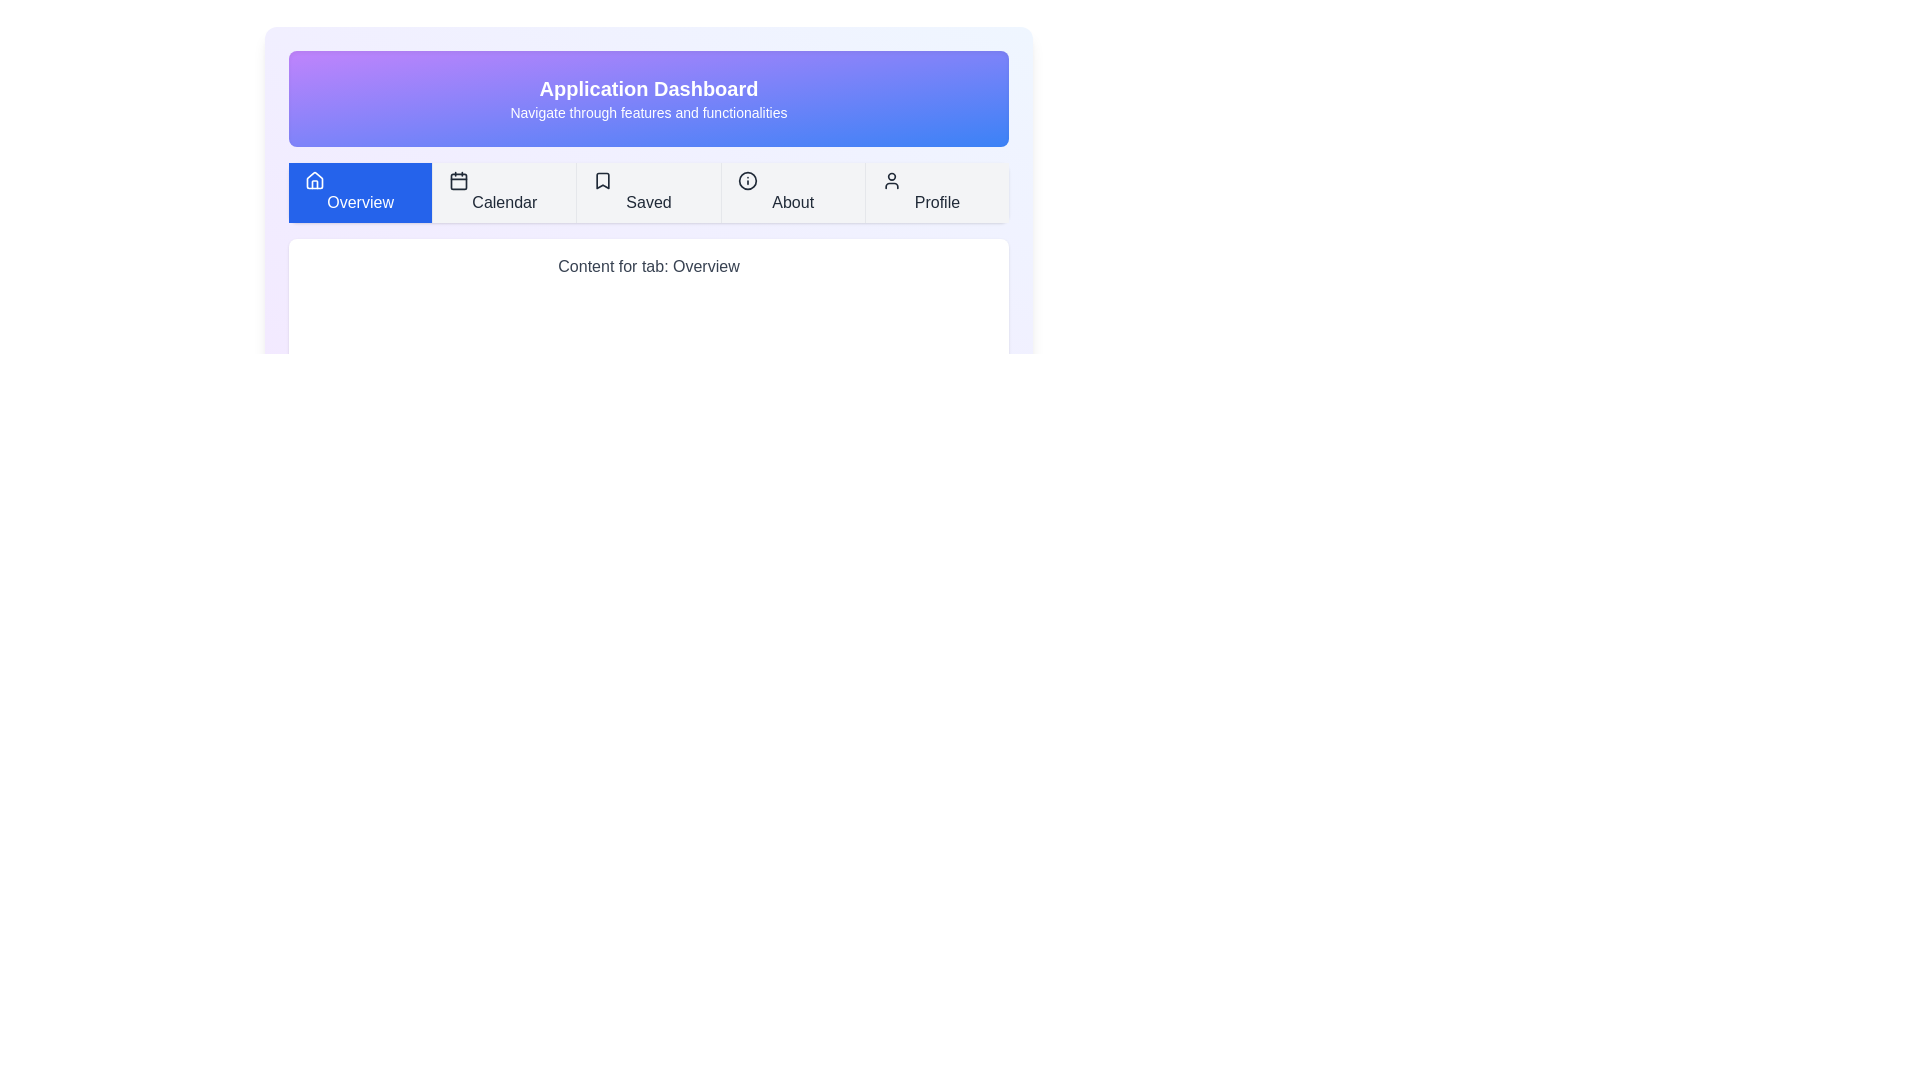 The image size is (1920, 1080). I want to click on the calendar icon, which is styled with a rounded design, white fill, and black stroke lines, located within the 'Calendar' tab button in the top navigation bar, so click(458, 181).